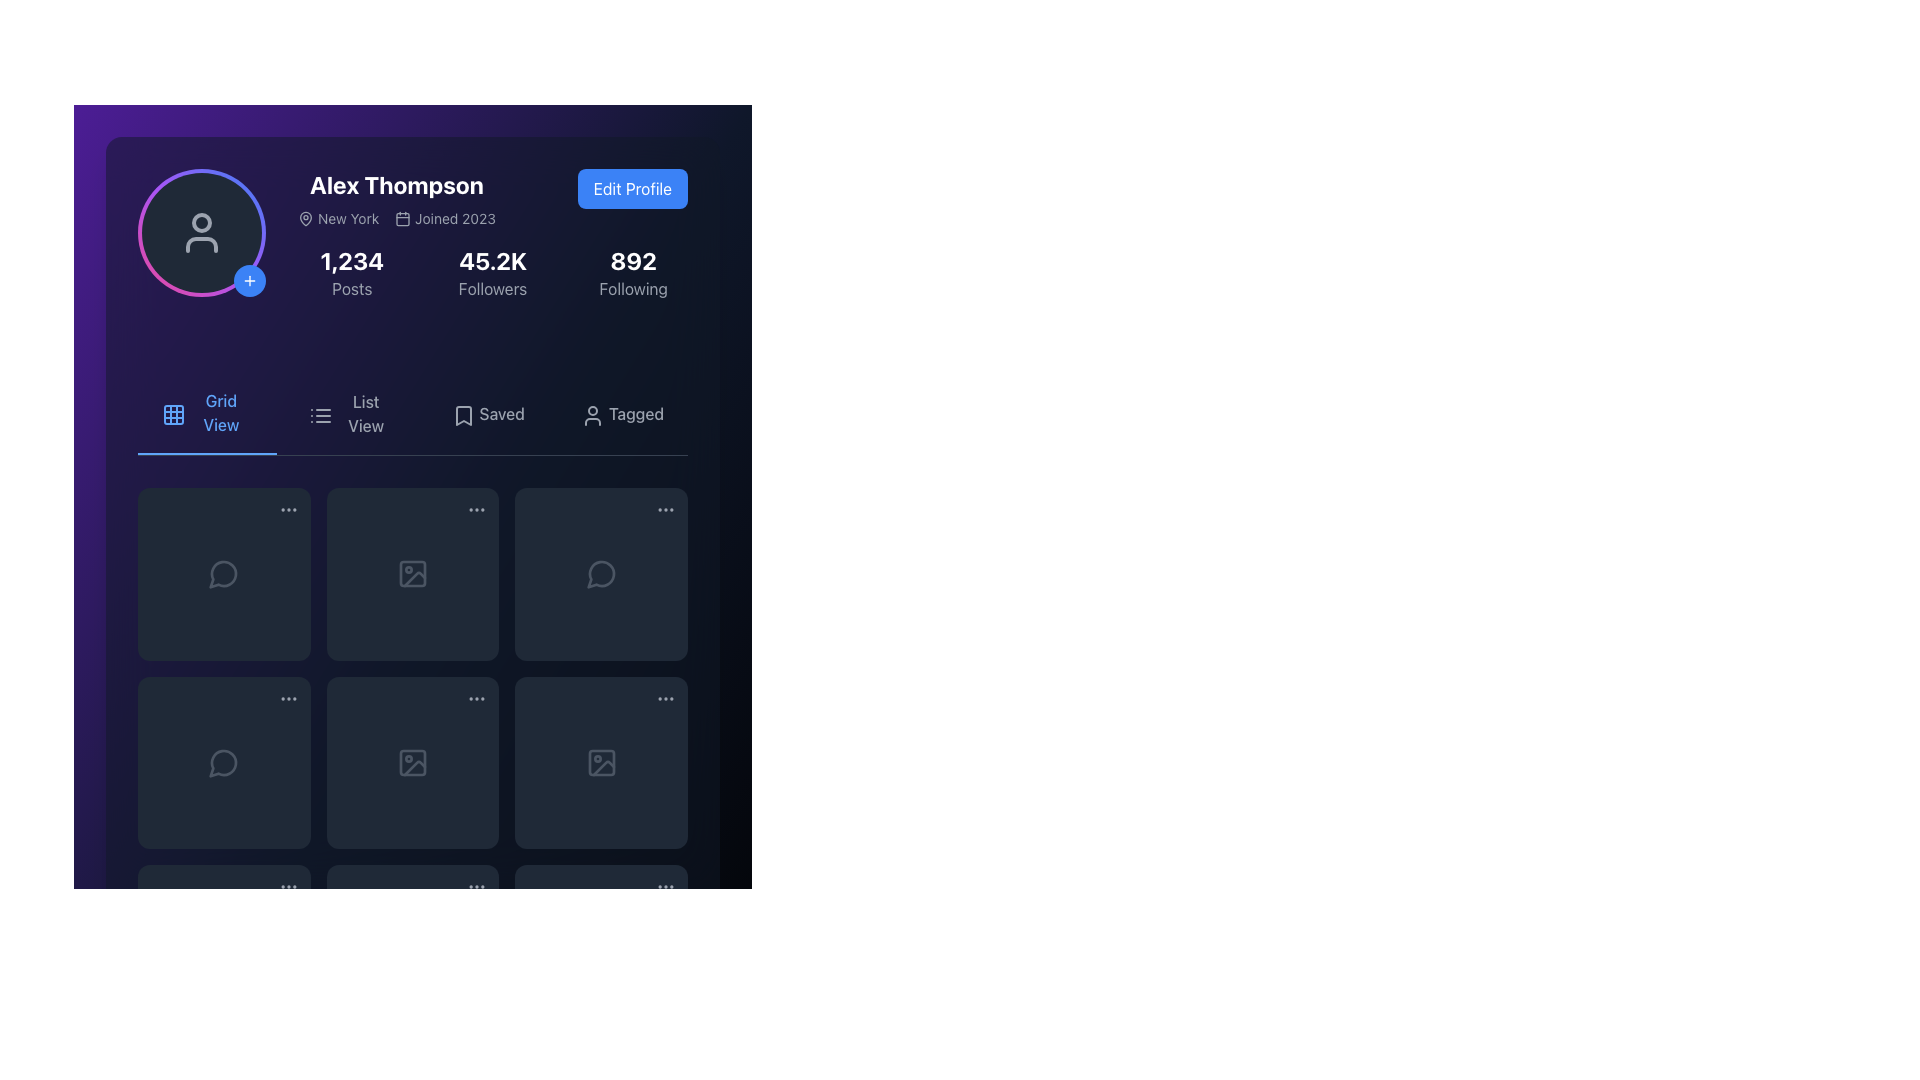  I want to click on the ellipsis icon button at the bottom-center of the grid of display panels, so click(476, 886).